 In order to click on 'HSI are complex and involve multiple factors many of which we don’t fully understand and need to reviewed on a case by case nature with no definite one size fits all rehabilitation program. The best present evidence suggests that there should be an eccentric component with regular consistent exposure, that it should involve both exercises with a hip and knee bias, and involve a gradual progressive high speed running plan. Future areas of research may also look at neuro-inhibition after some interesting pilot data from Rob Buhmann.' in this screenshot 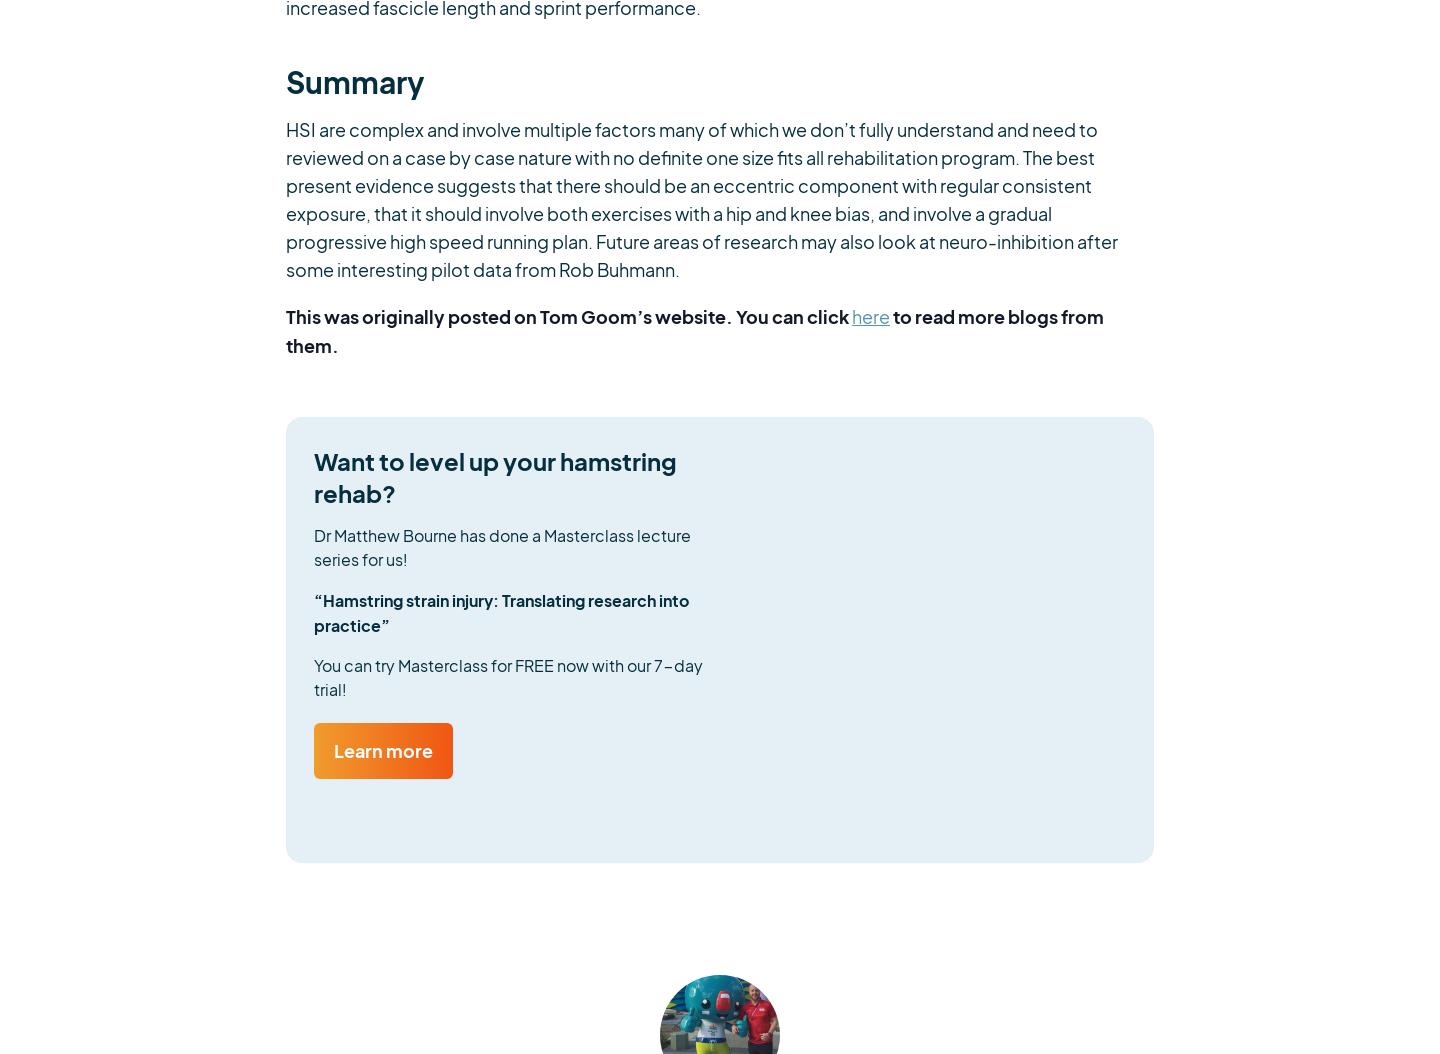, I will do `click(702, 198)`.